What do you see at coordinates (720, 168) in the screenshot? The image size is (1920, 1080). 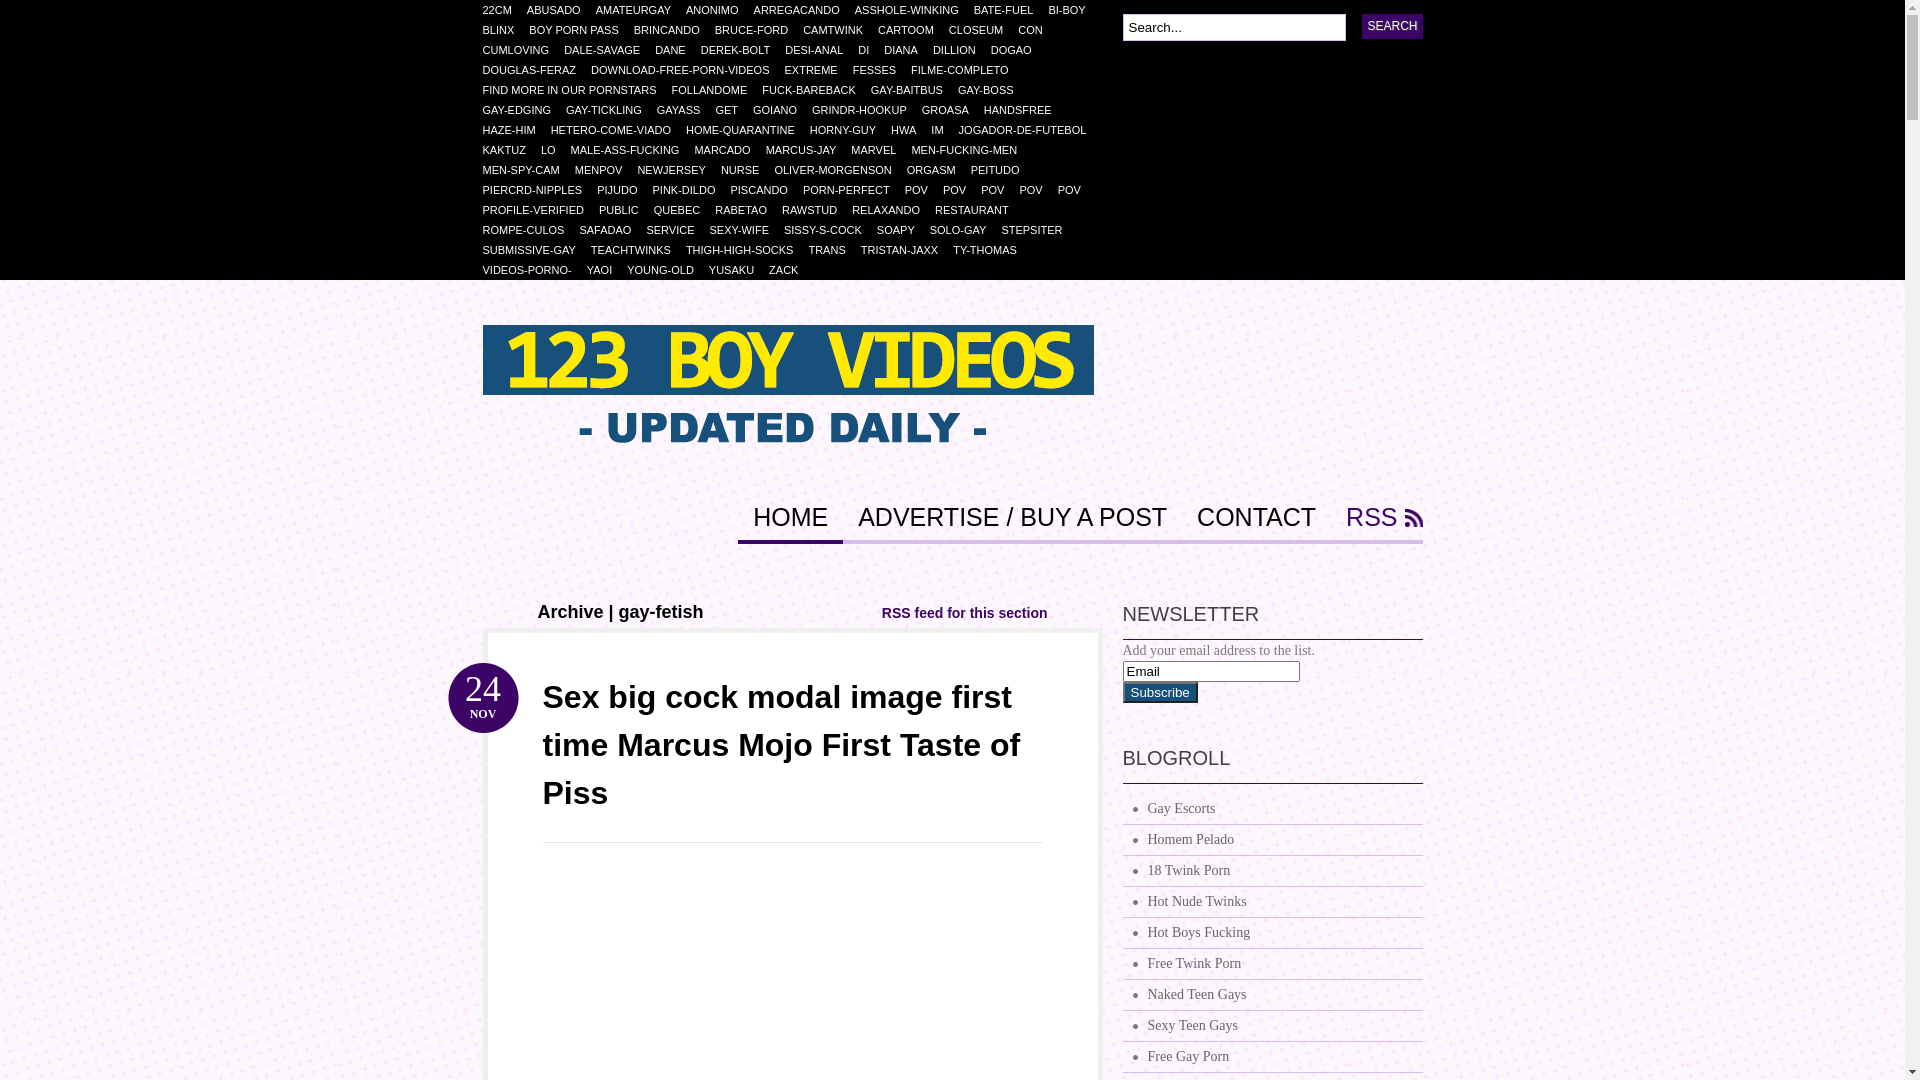 I see `'NURSE'` at bounding box center [720, 168].